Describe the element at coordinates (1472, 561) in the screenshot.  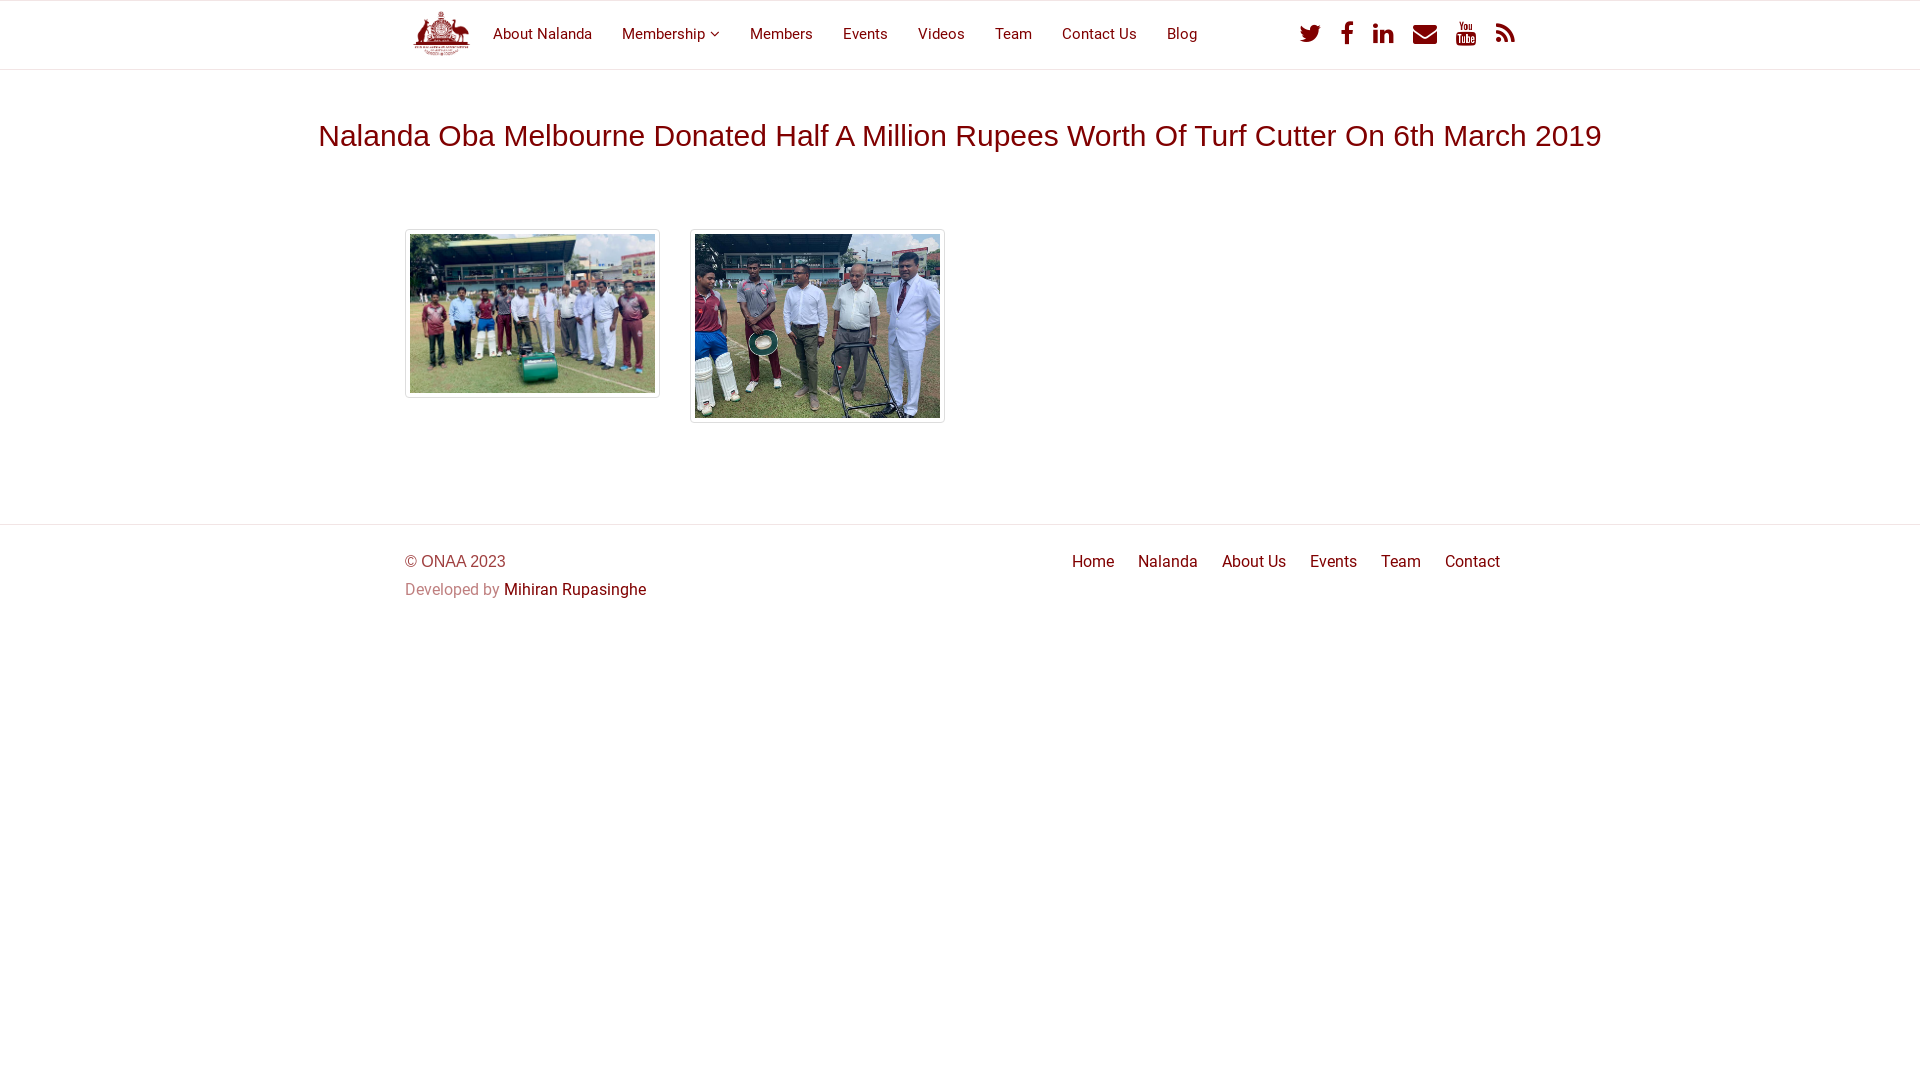
I see `'Contact'` at that location.